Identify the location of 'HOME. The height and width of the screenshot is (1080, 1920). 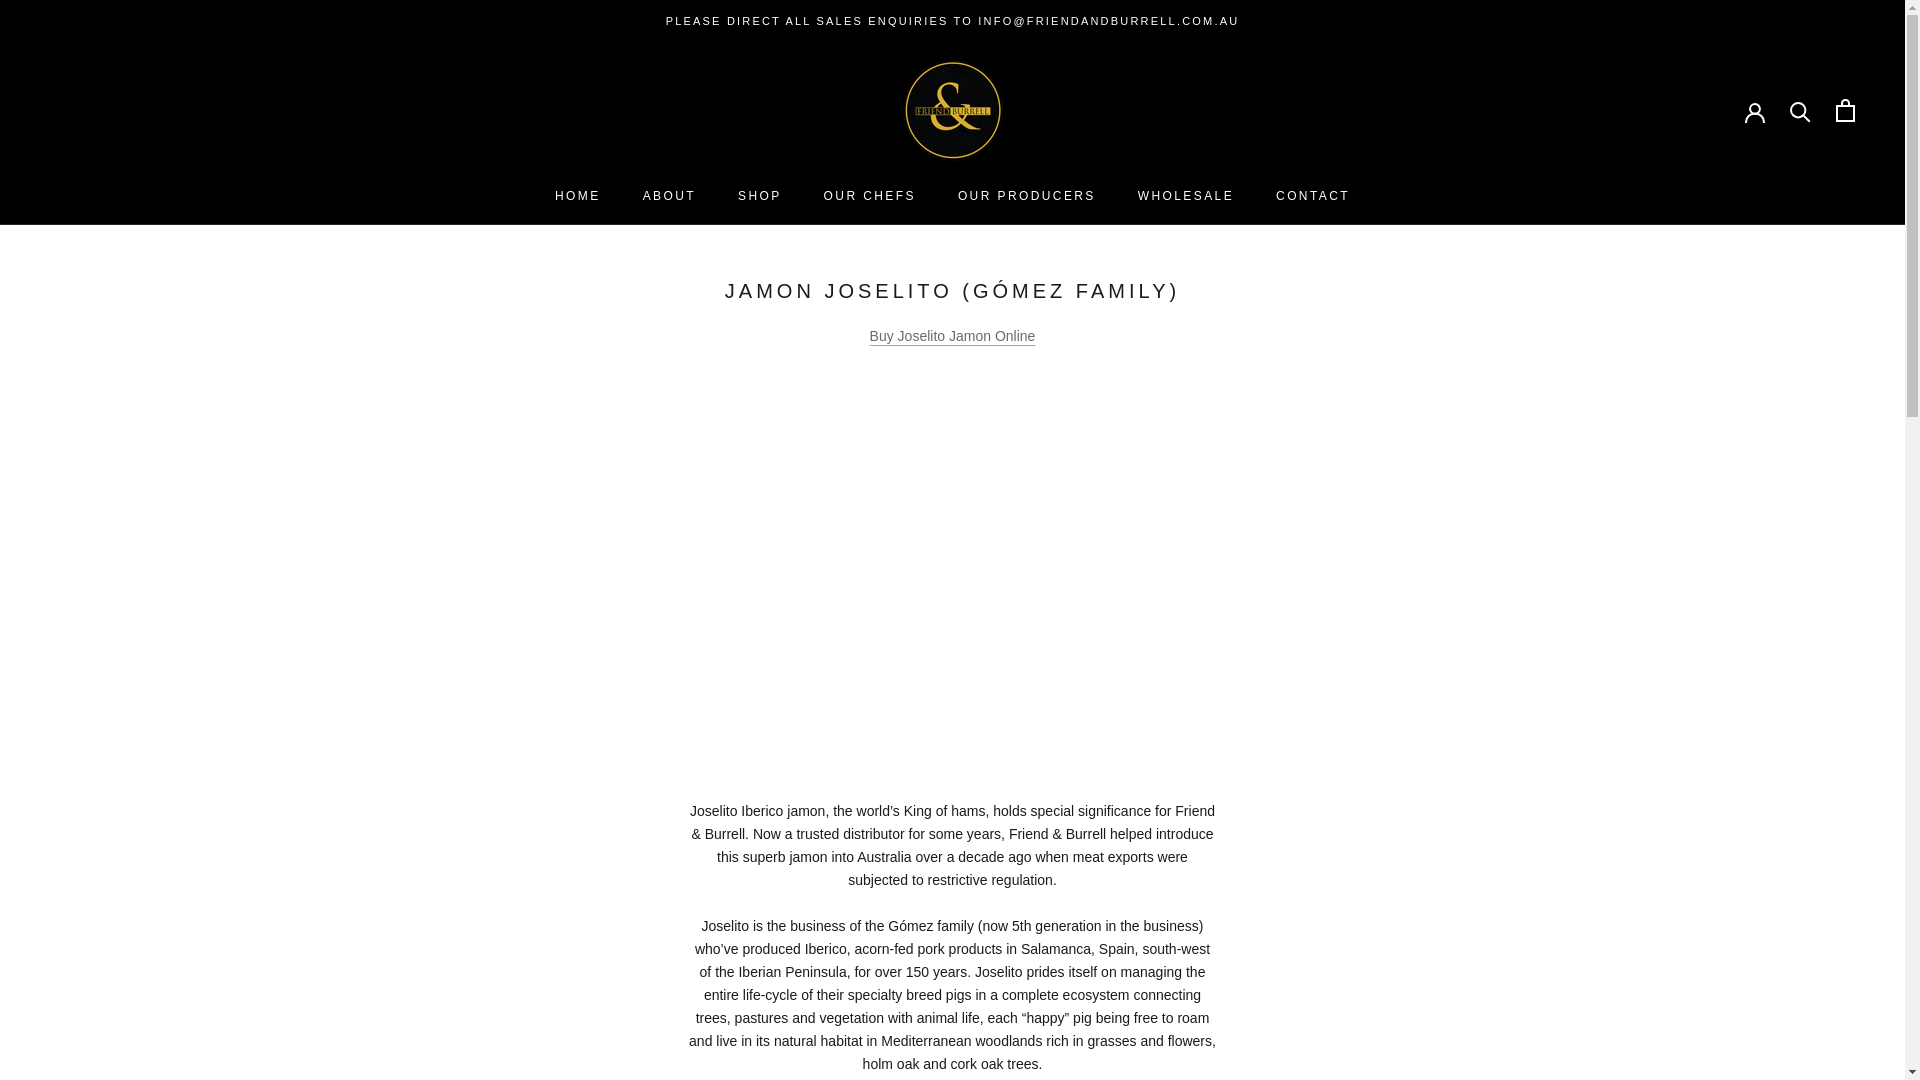
(555, 196).